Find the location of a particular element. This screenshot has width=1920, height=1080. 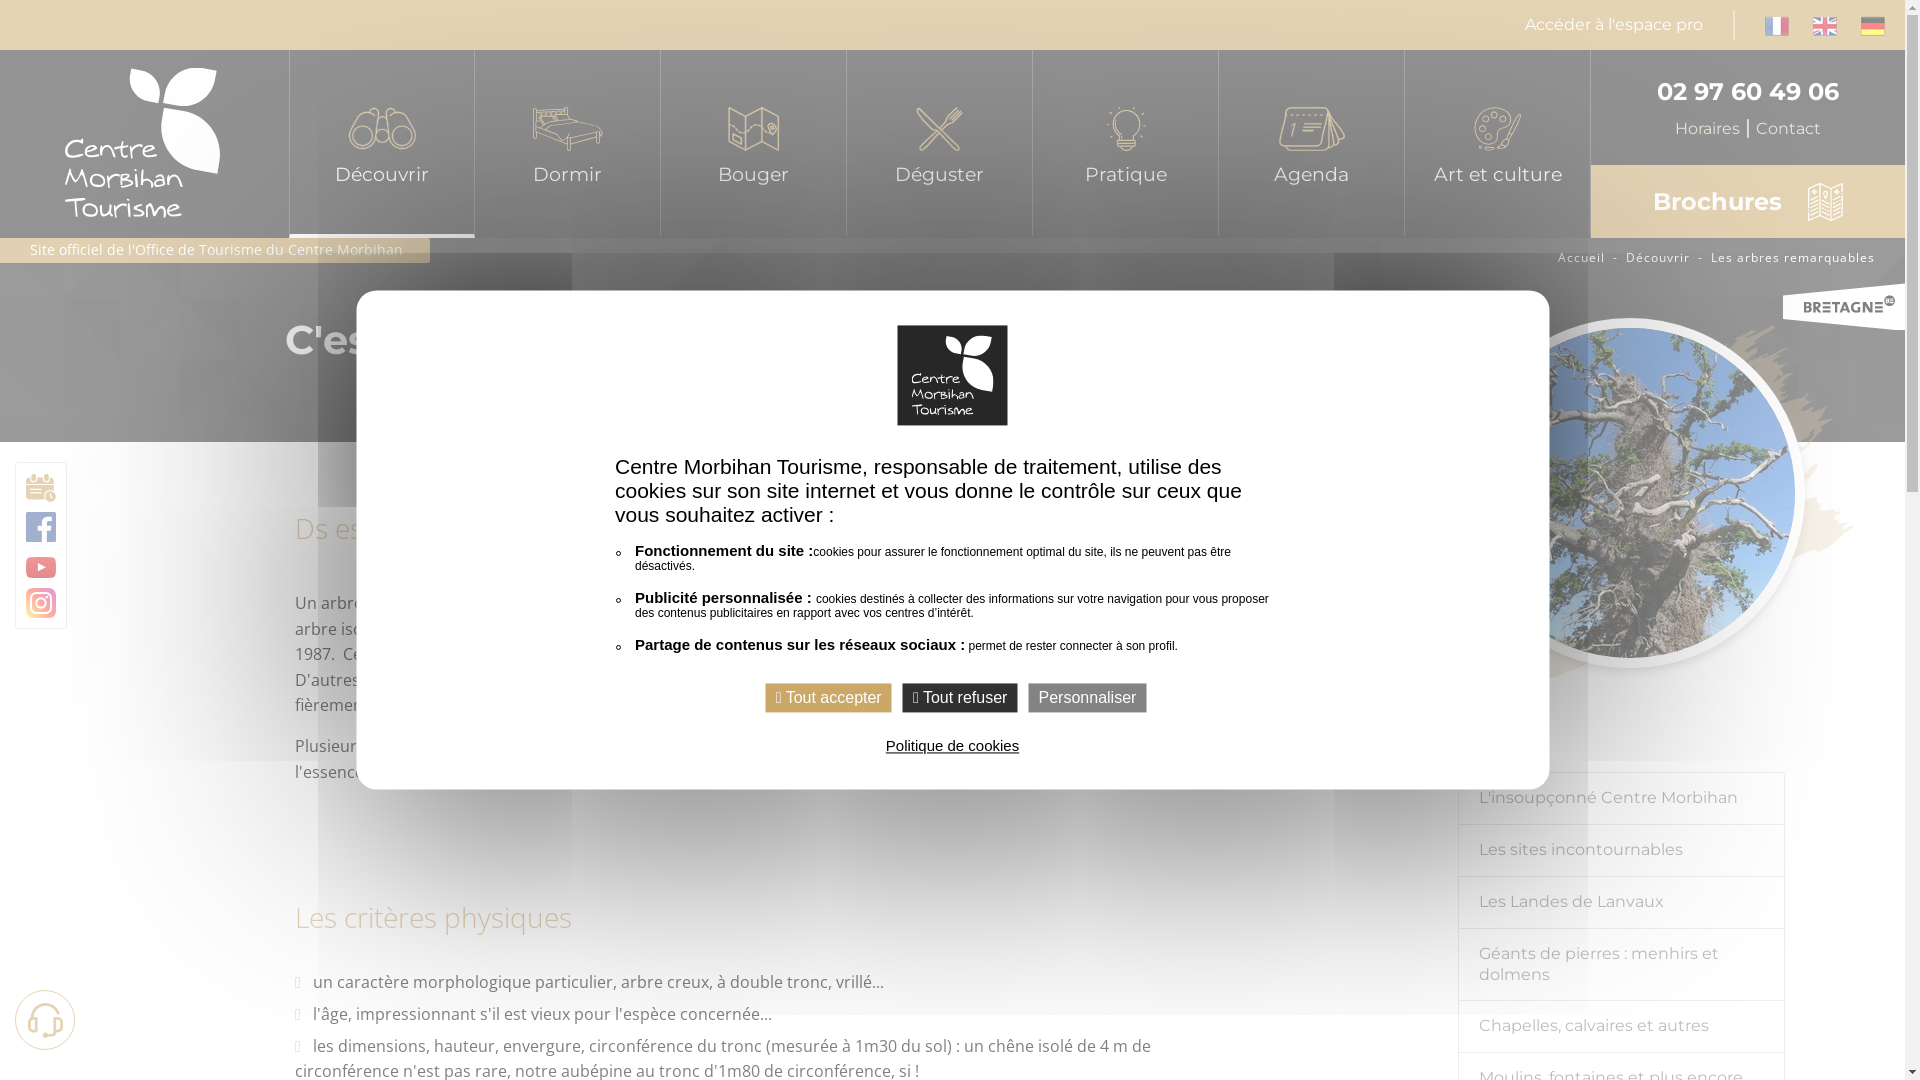

'German' is located at coordinates (1871, 23).